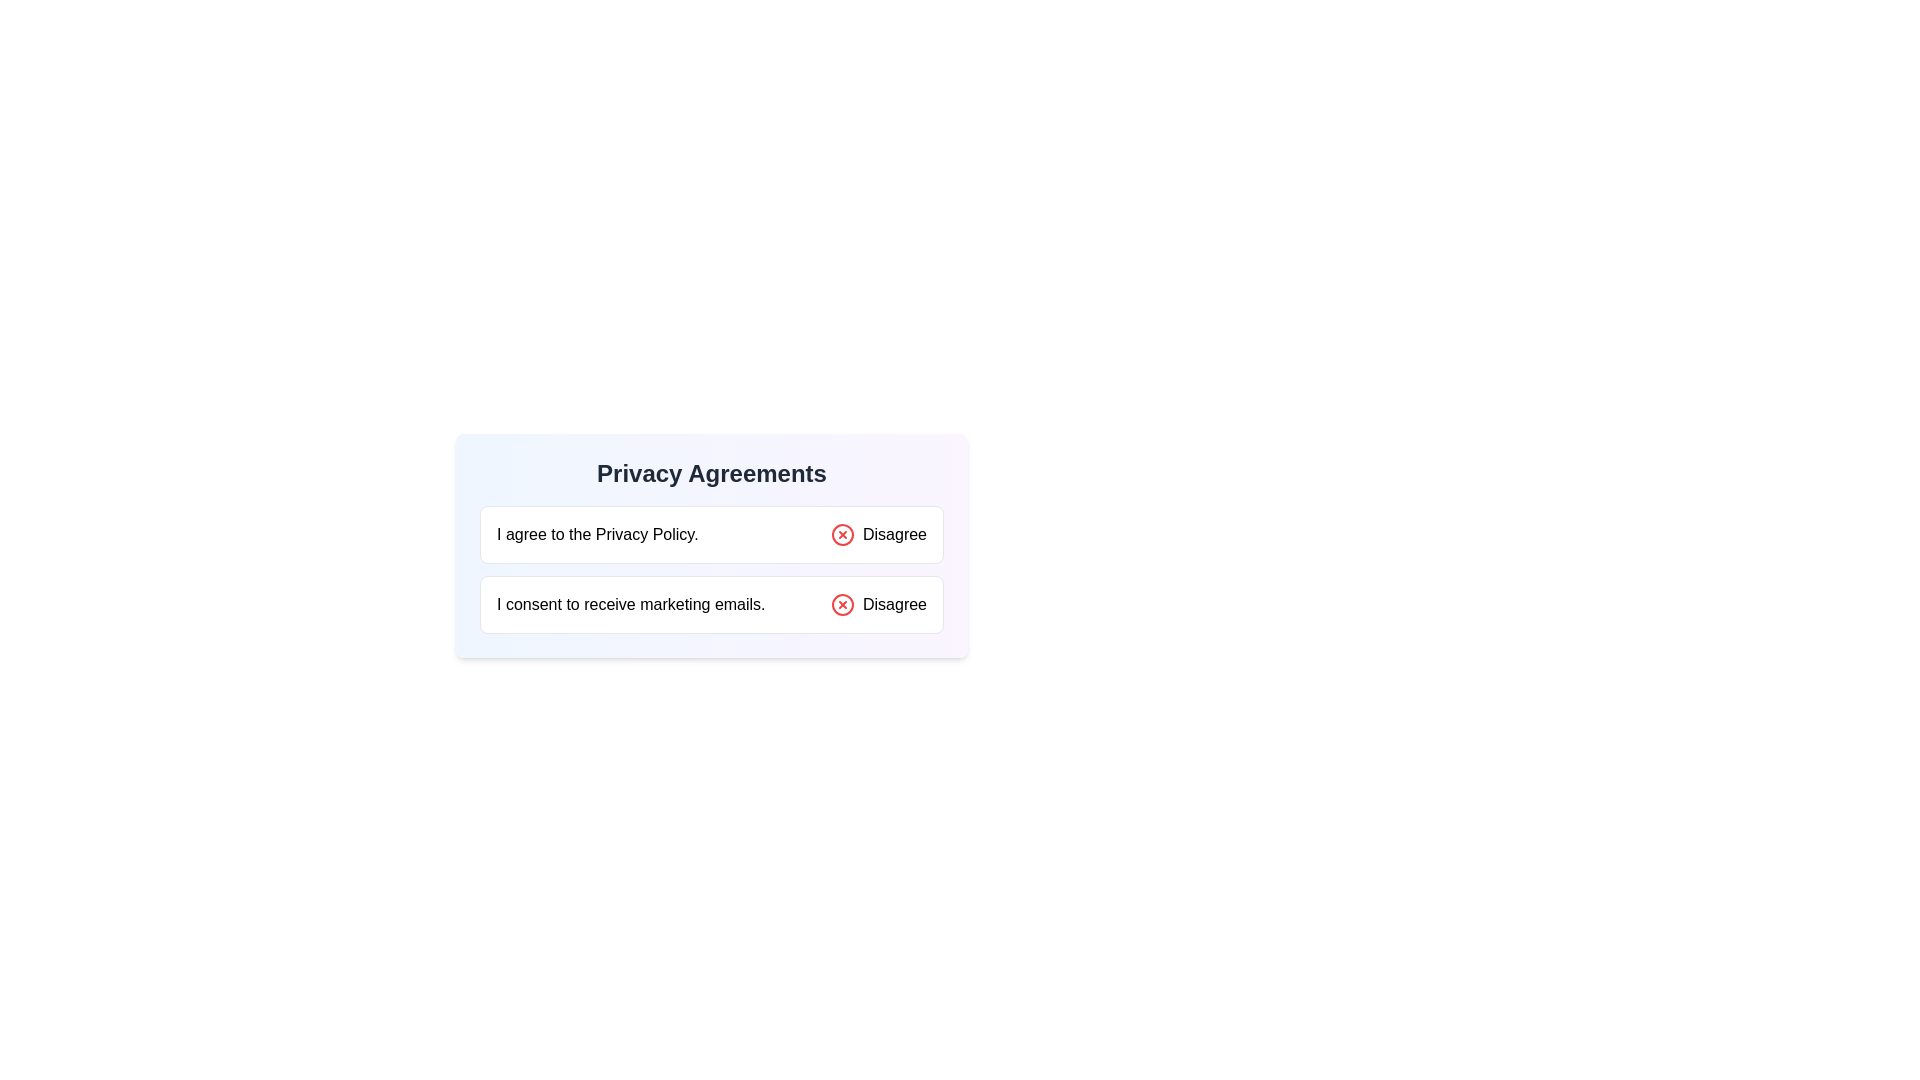 The image size is (1920, 1080). I want to click on the cancel icon next to the 'Disagree' text in the upper portion of the options list, so click(842, 604).